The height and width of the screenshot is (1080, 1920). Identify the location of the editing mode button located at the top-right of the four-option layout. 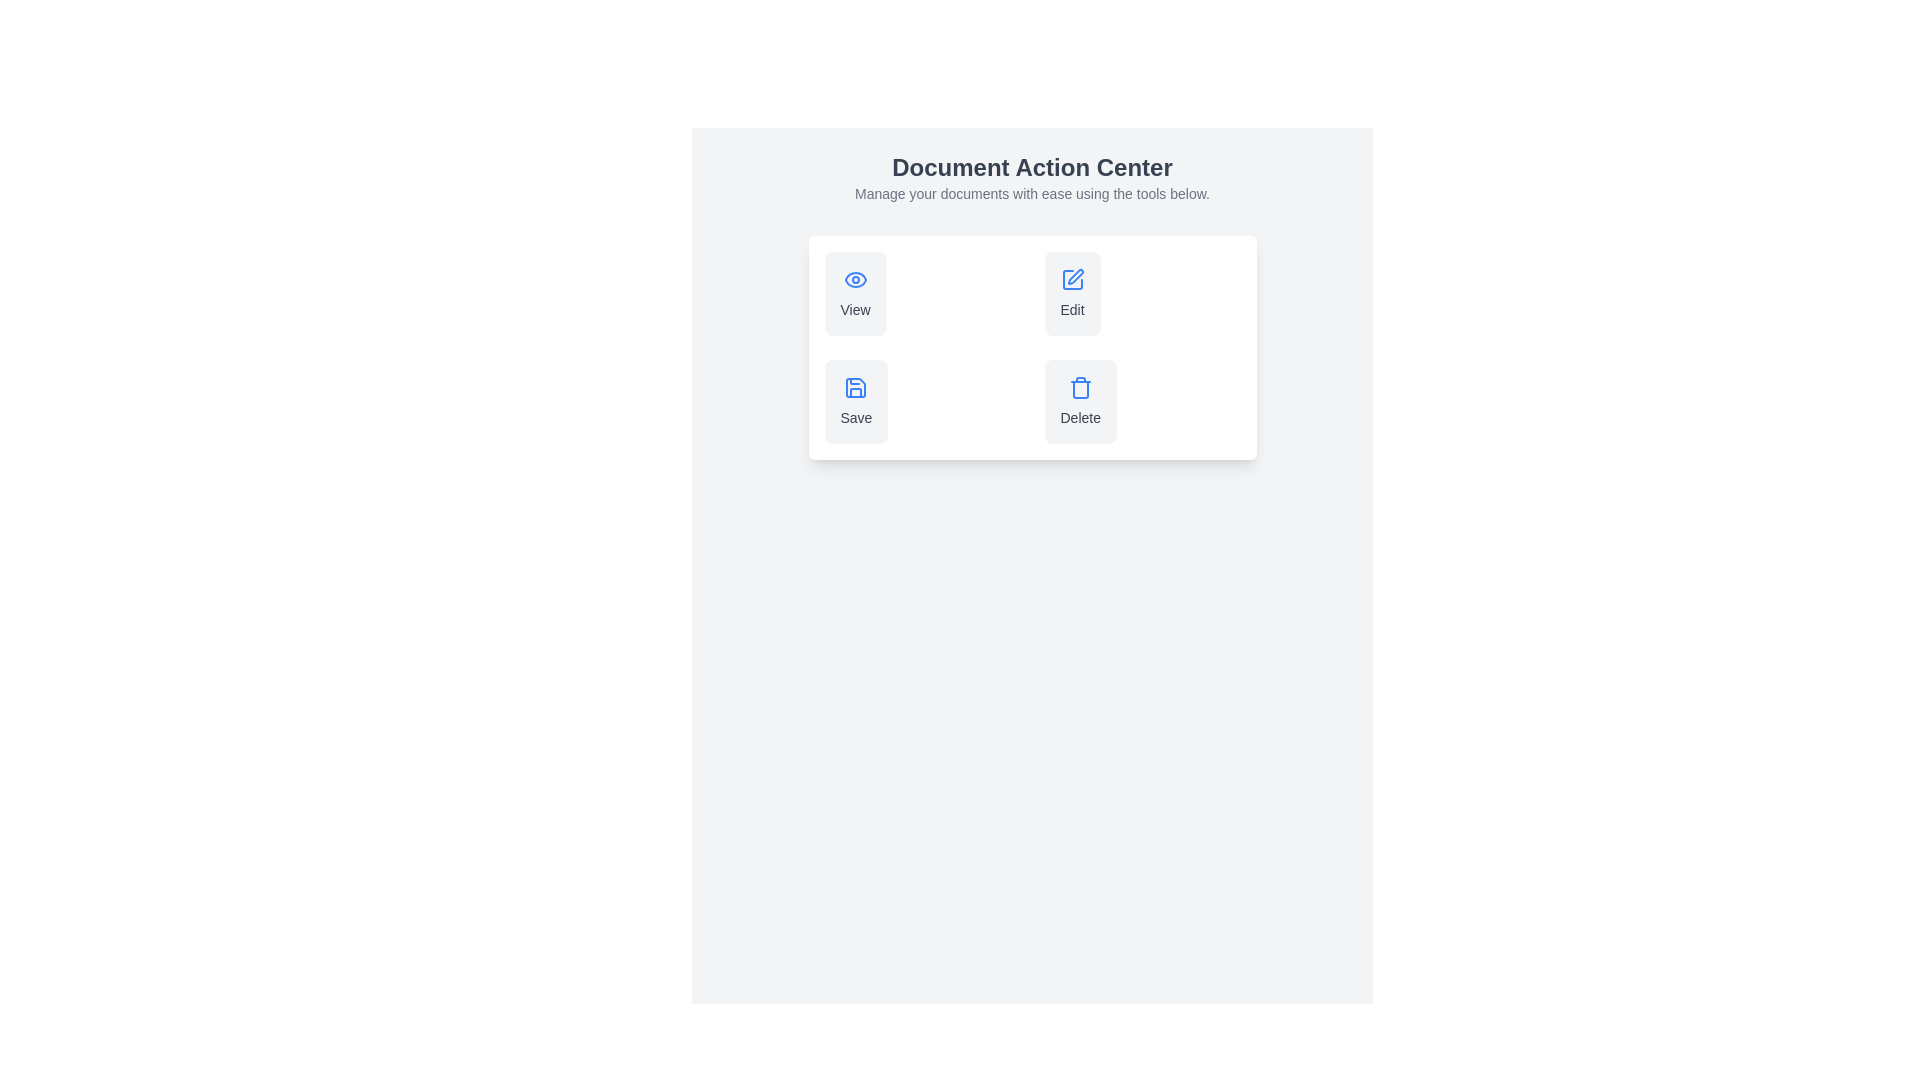
(1071, 293).